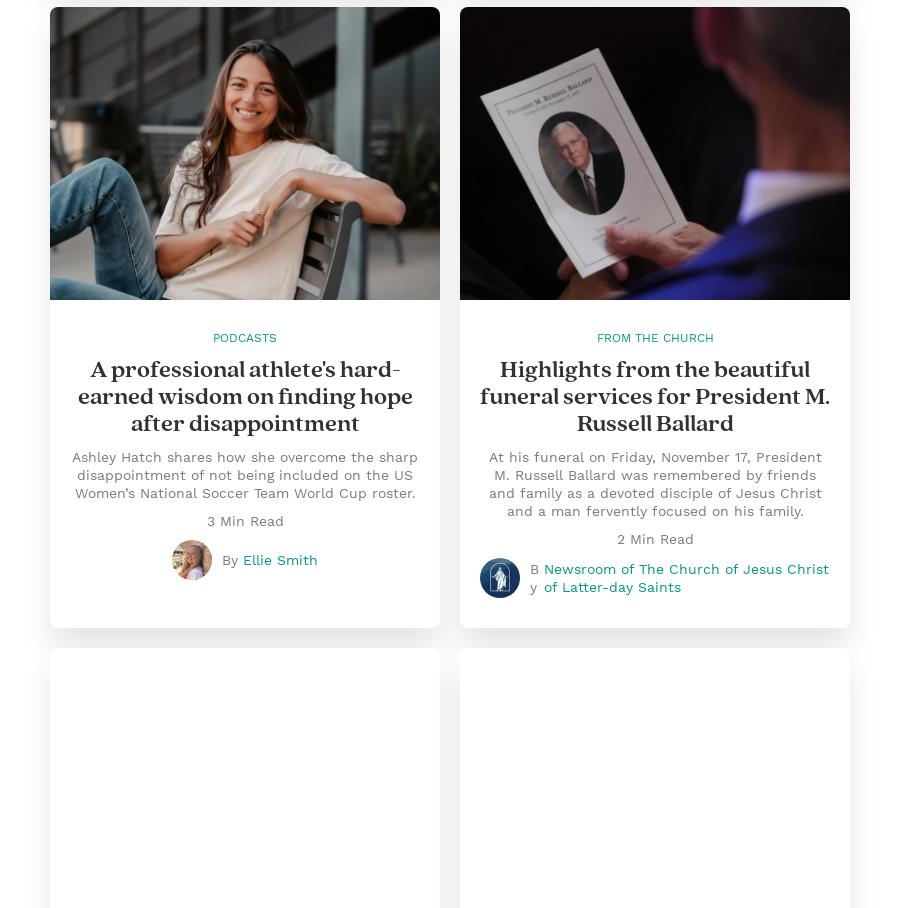  Describe the element at coordinates (243, 473) in the screenshot. I see `'Ashley Hatch shares how she overcome the sharp disappointment of not being included on the US Women’s National Soccer Team World Cup roster.'` at that location.